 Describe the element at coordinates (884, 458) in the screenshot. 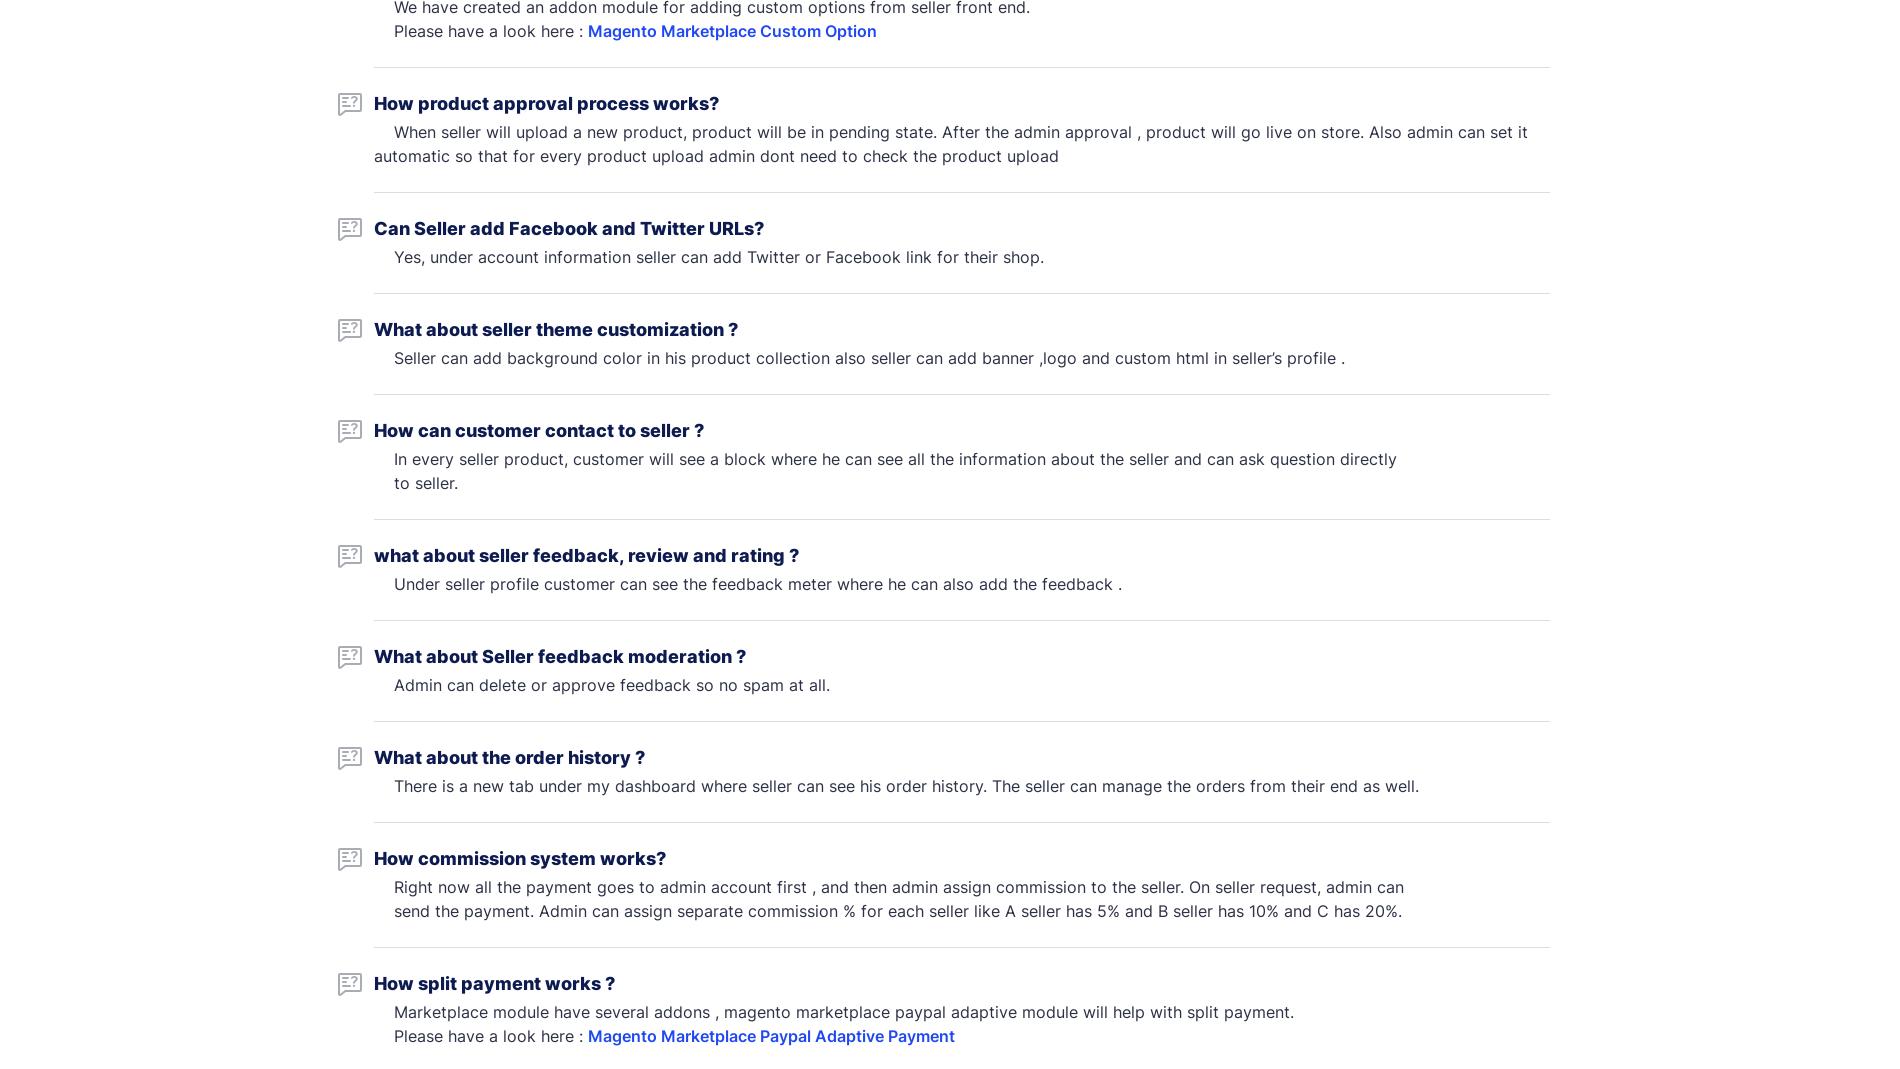

I see `'In every seller product, customer will see a block where he can see all the information about the seller and can ask question directly'` at that location.